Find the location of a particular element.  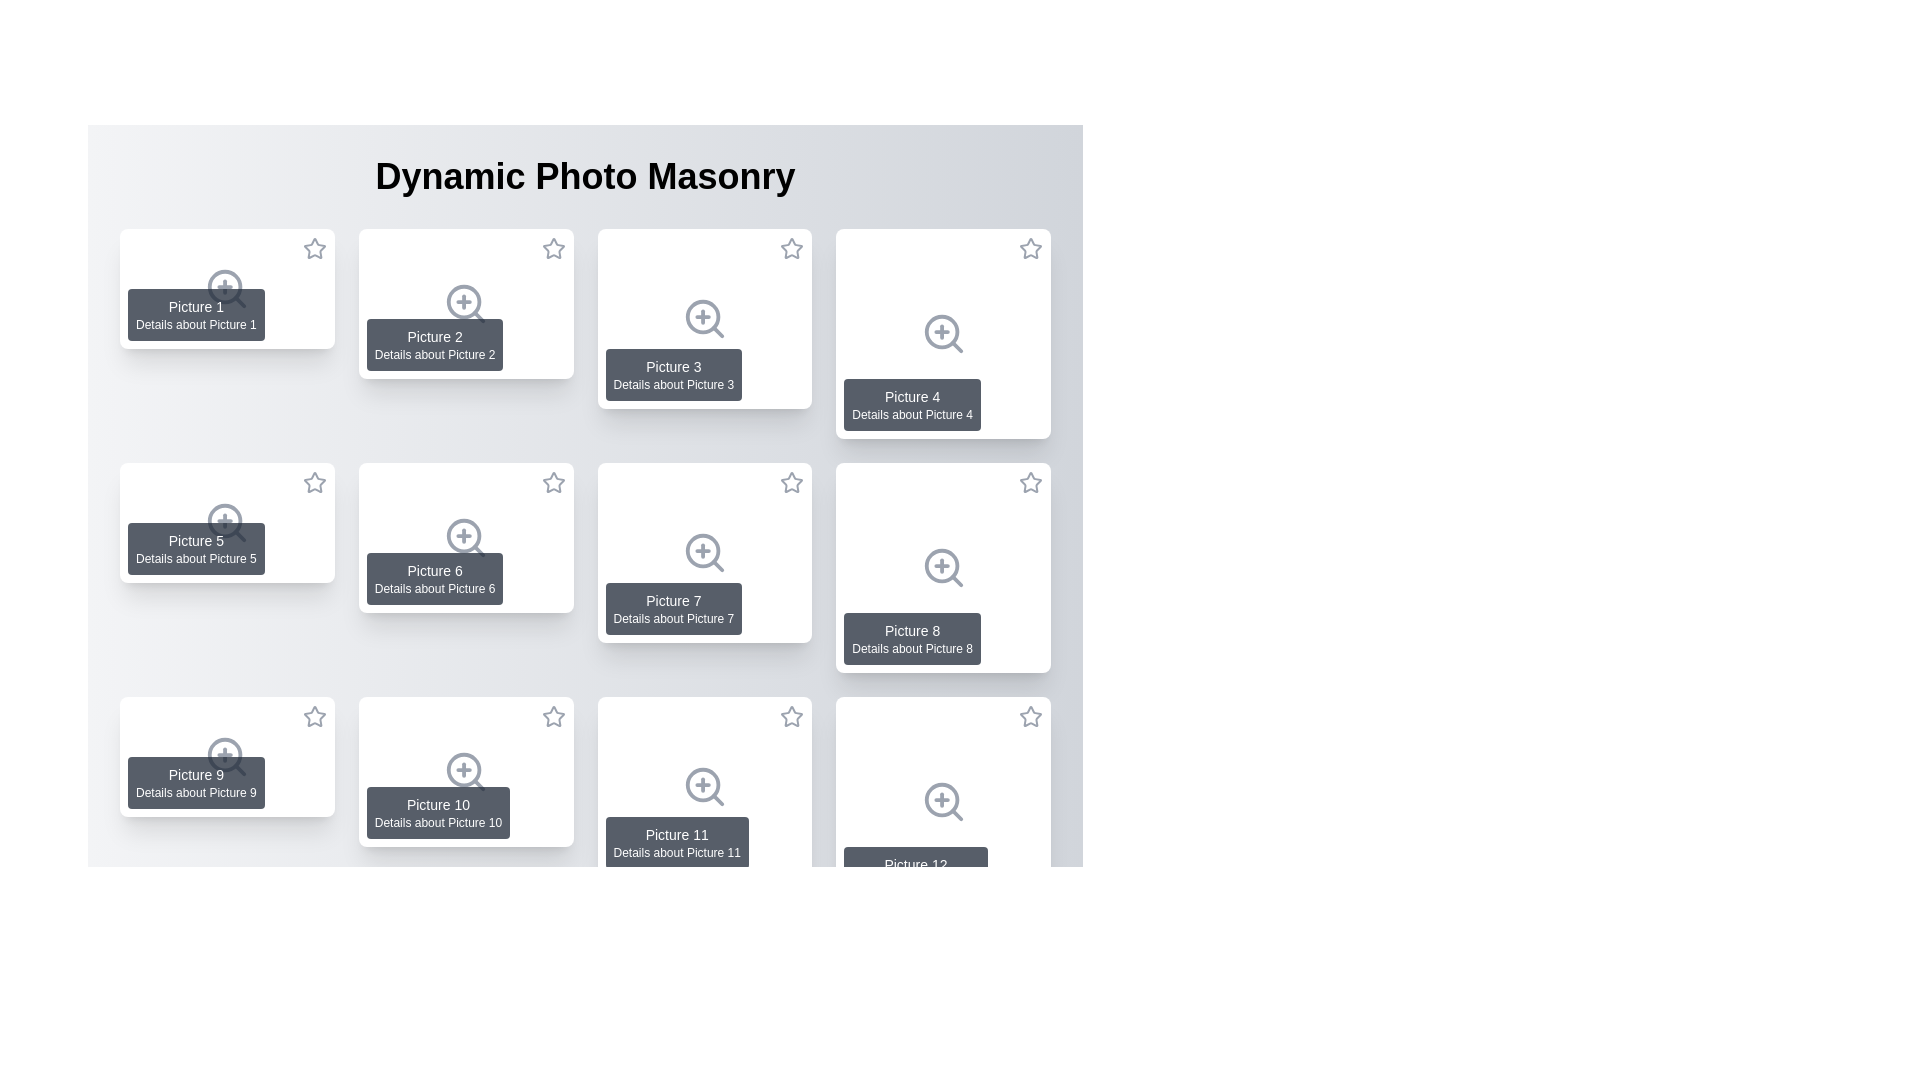

the Card component representing 'Picture 11' in the photo gallery for rearrangement is located at coordinates (704, 785).